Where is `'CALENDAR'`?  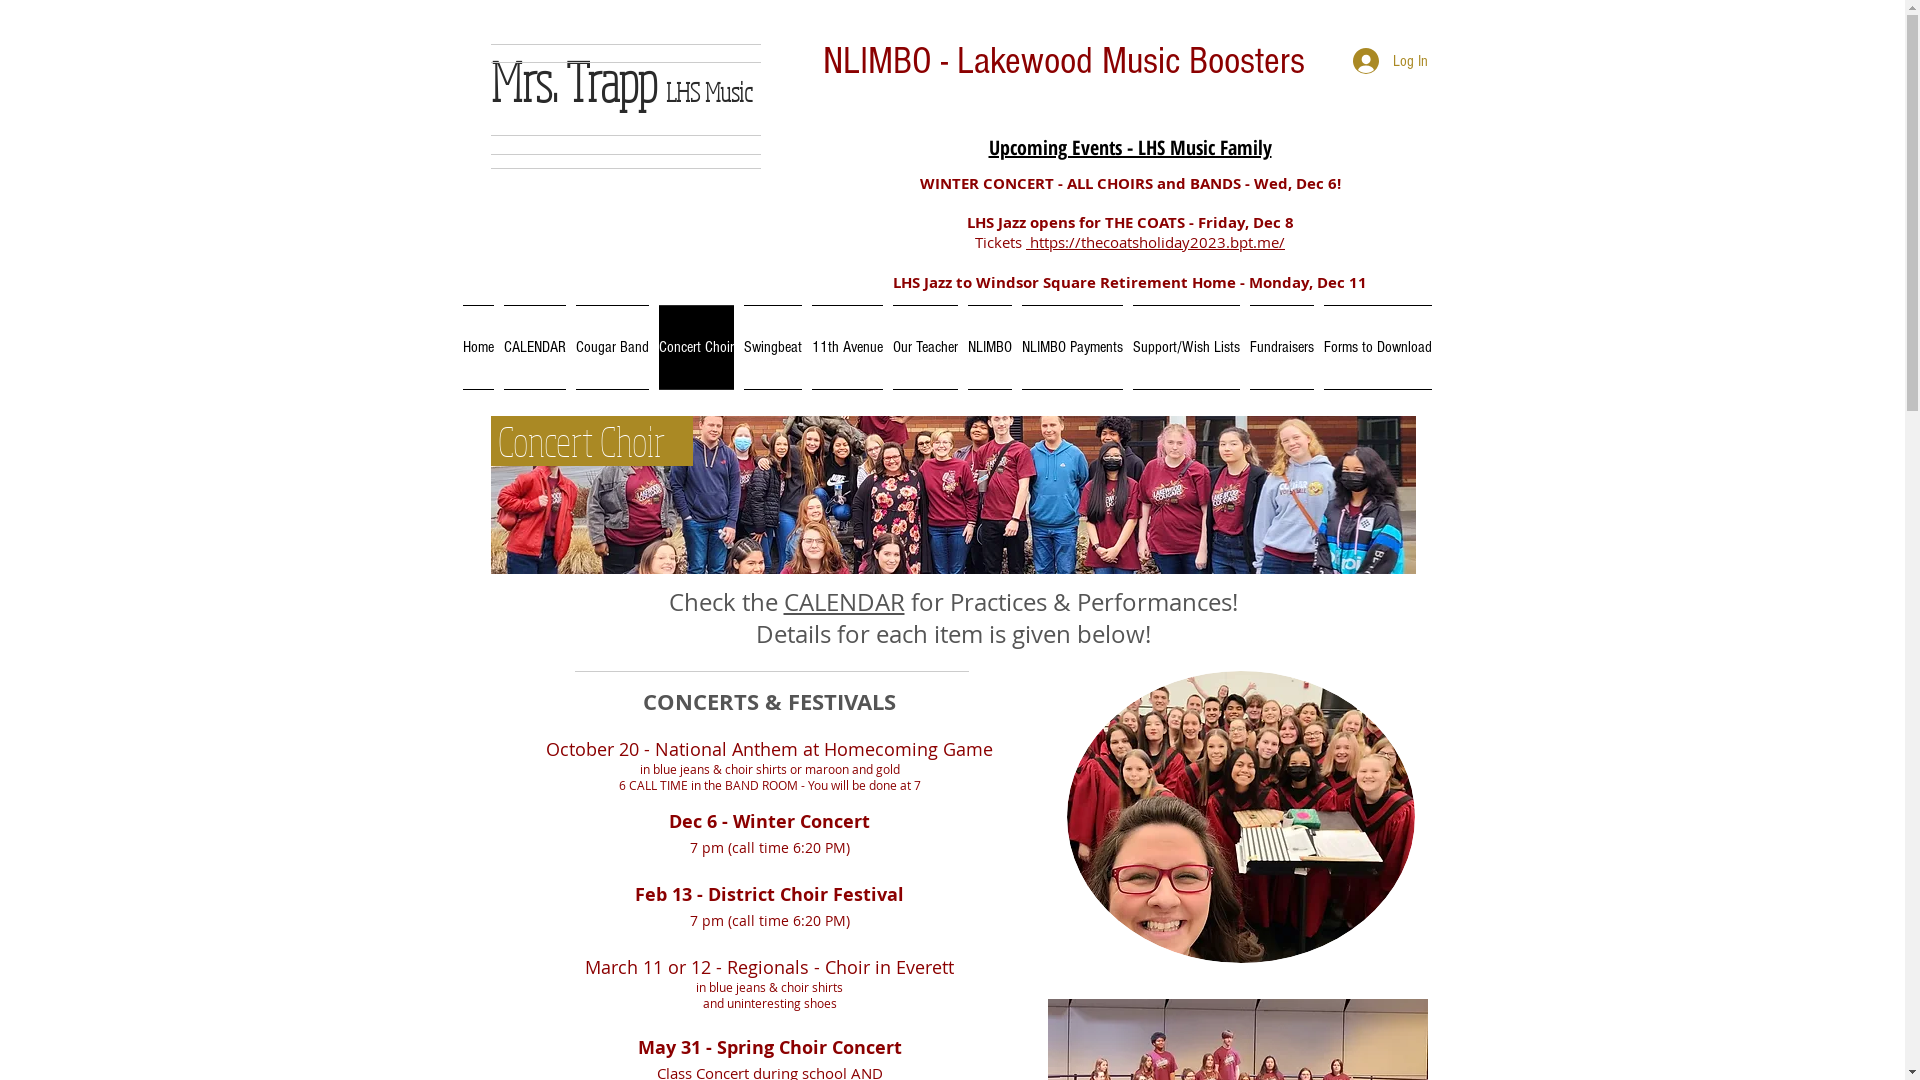 'CALENDAR' is located at coordinates (533, 346).